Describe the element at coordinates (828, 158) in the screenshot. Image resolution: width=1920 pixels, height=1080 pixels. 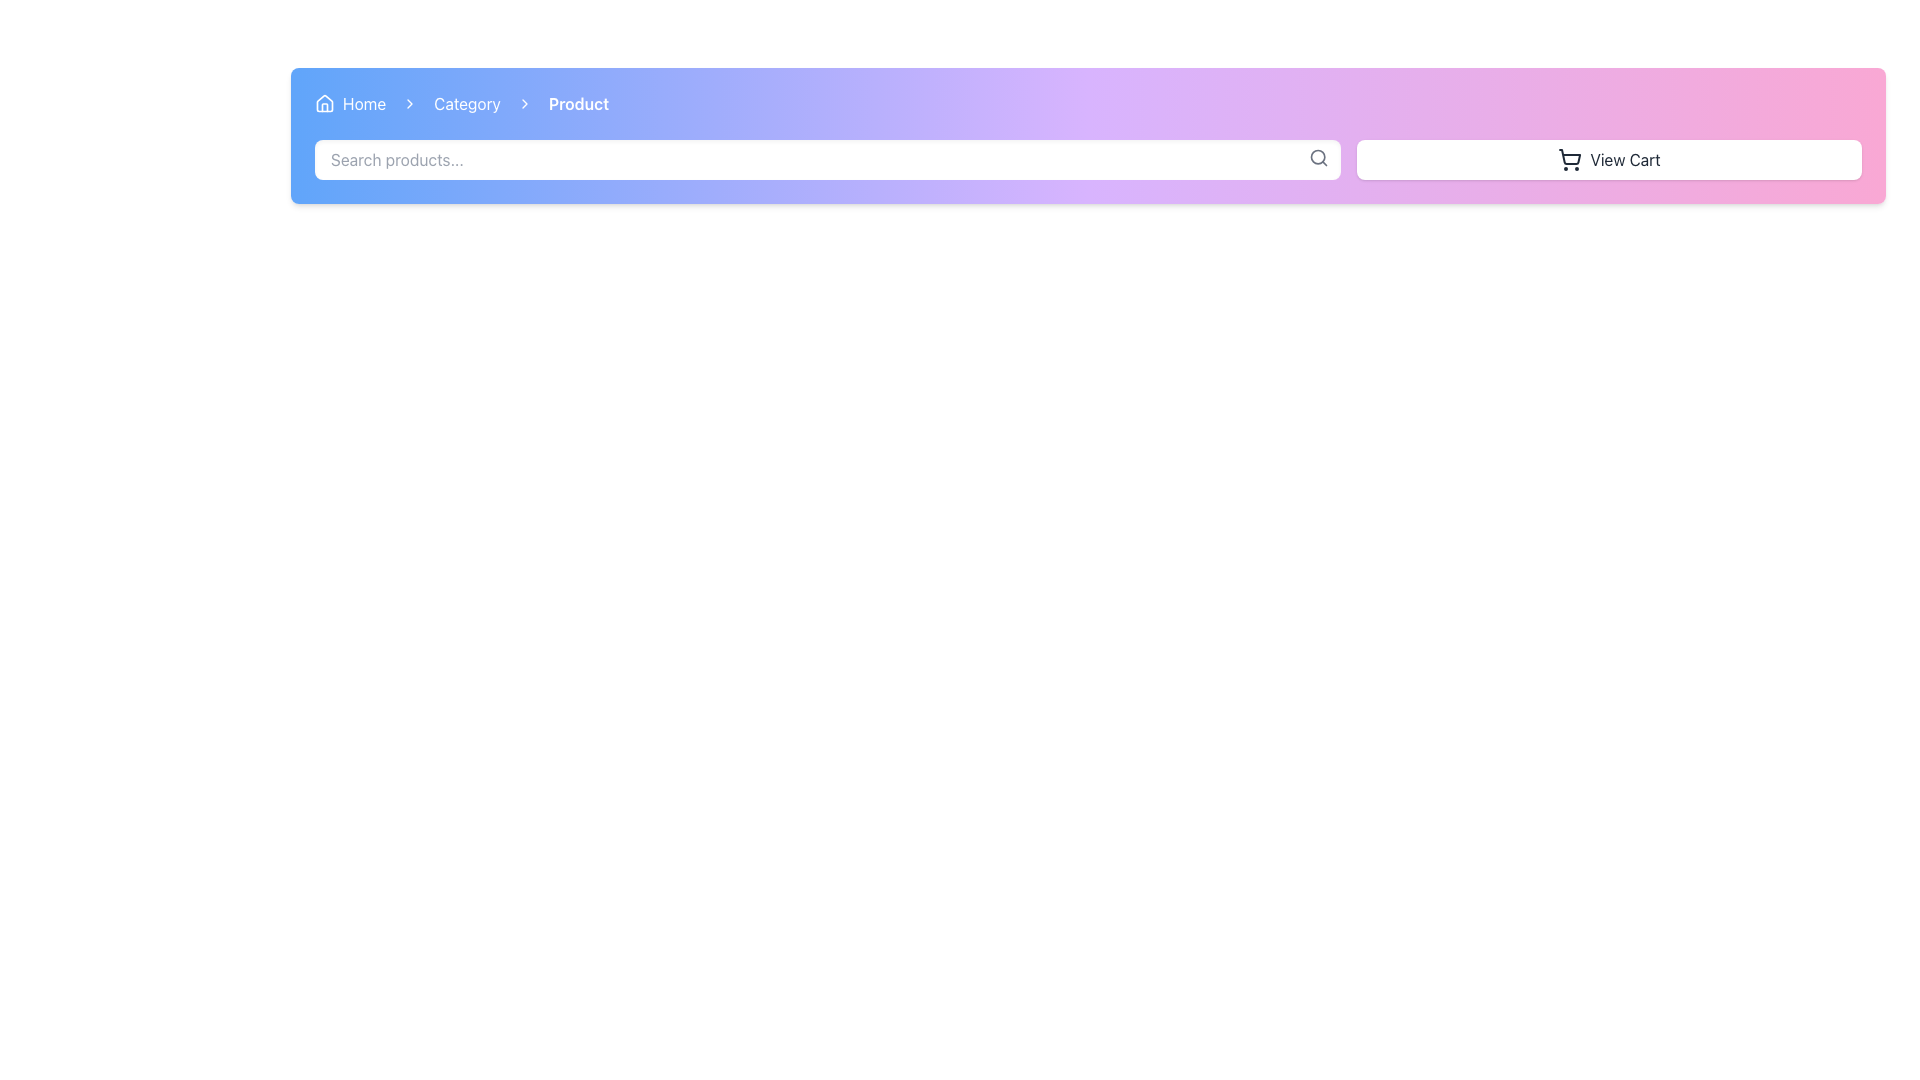
I see `the input area of the Search Bar to focus on it for user input` at that location.